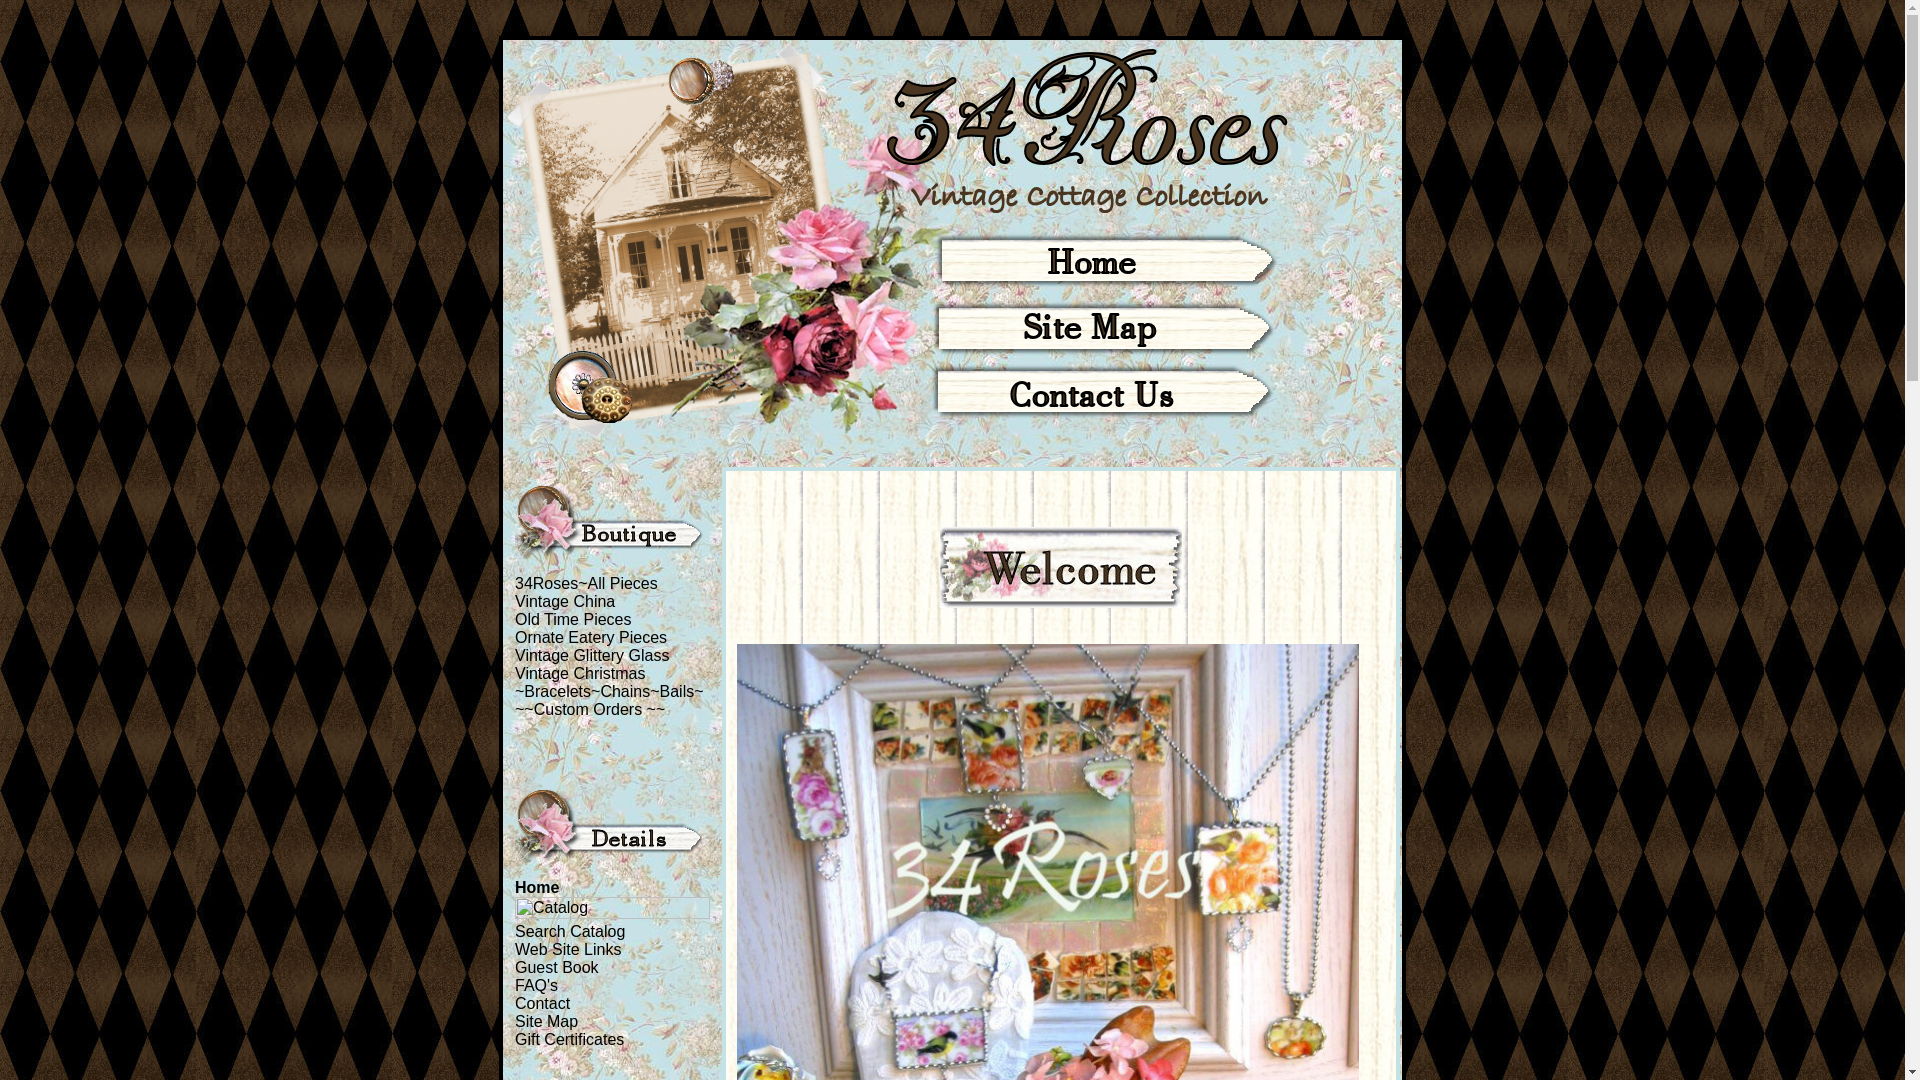 This screenshot has height=1080, width=1920. Describe the element at coordinates (536, 984) in the screenshot. I see `'FAQ's'` at that location.